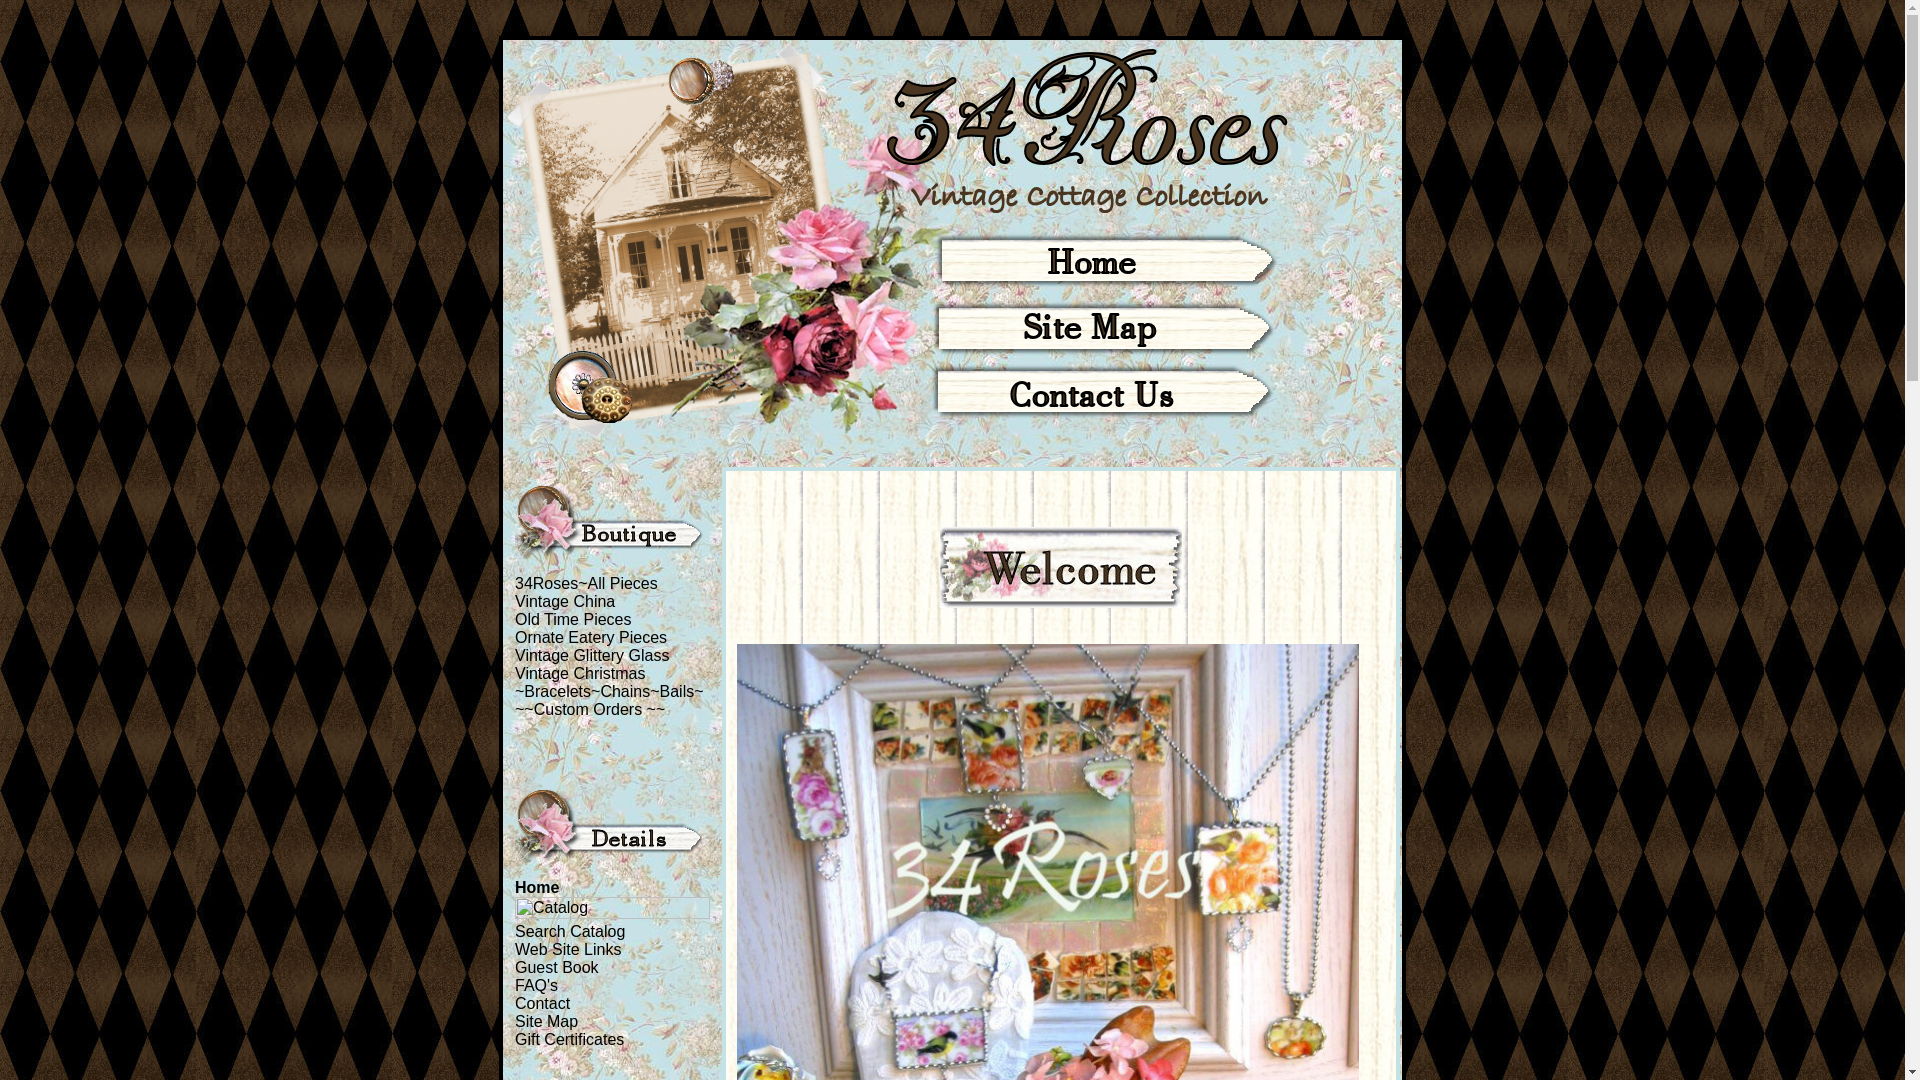 This screenshot has height=1080, width=1920. Describe the element at coordinates (536, 984) in the screenshot. I see `'FAQ's'` at that location.